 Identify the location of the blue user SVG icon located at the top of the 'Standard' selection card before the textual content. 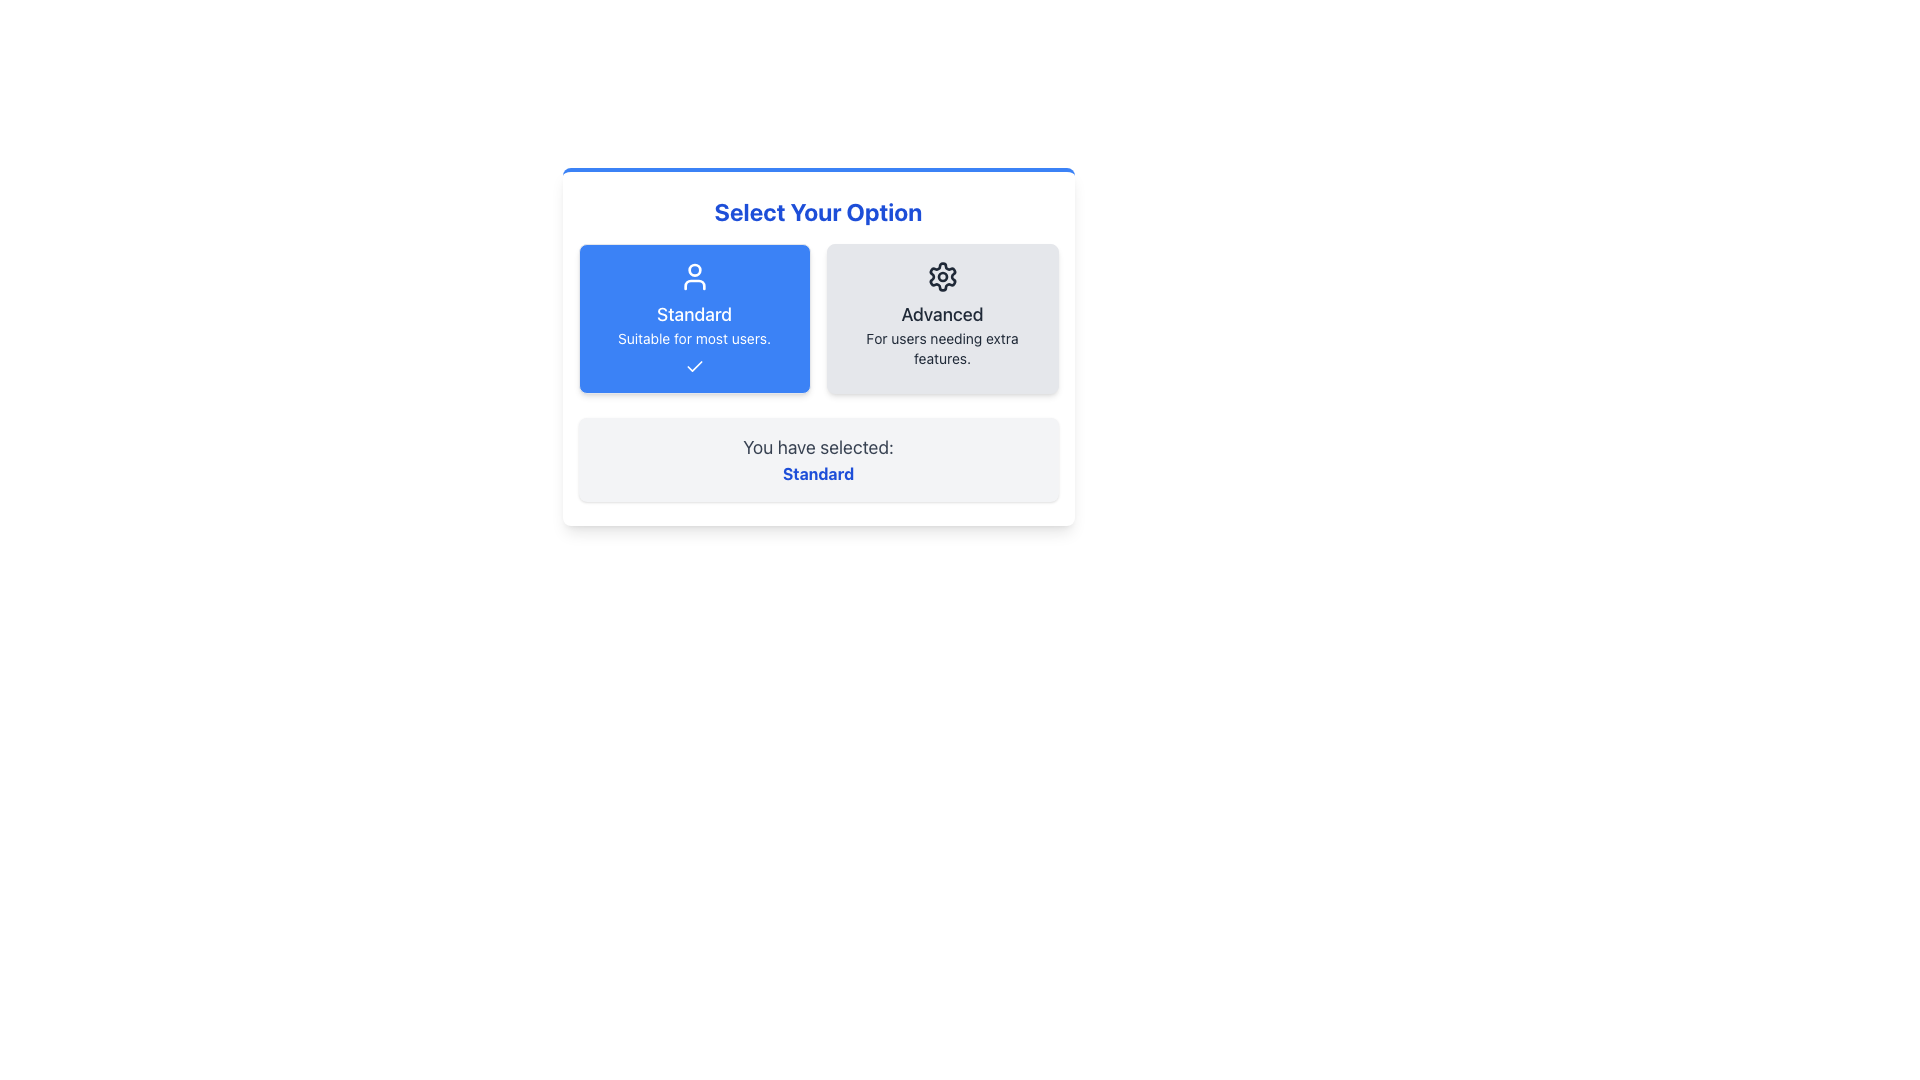
(694, 277).